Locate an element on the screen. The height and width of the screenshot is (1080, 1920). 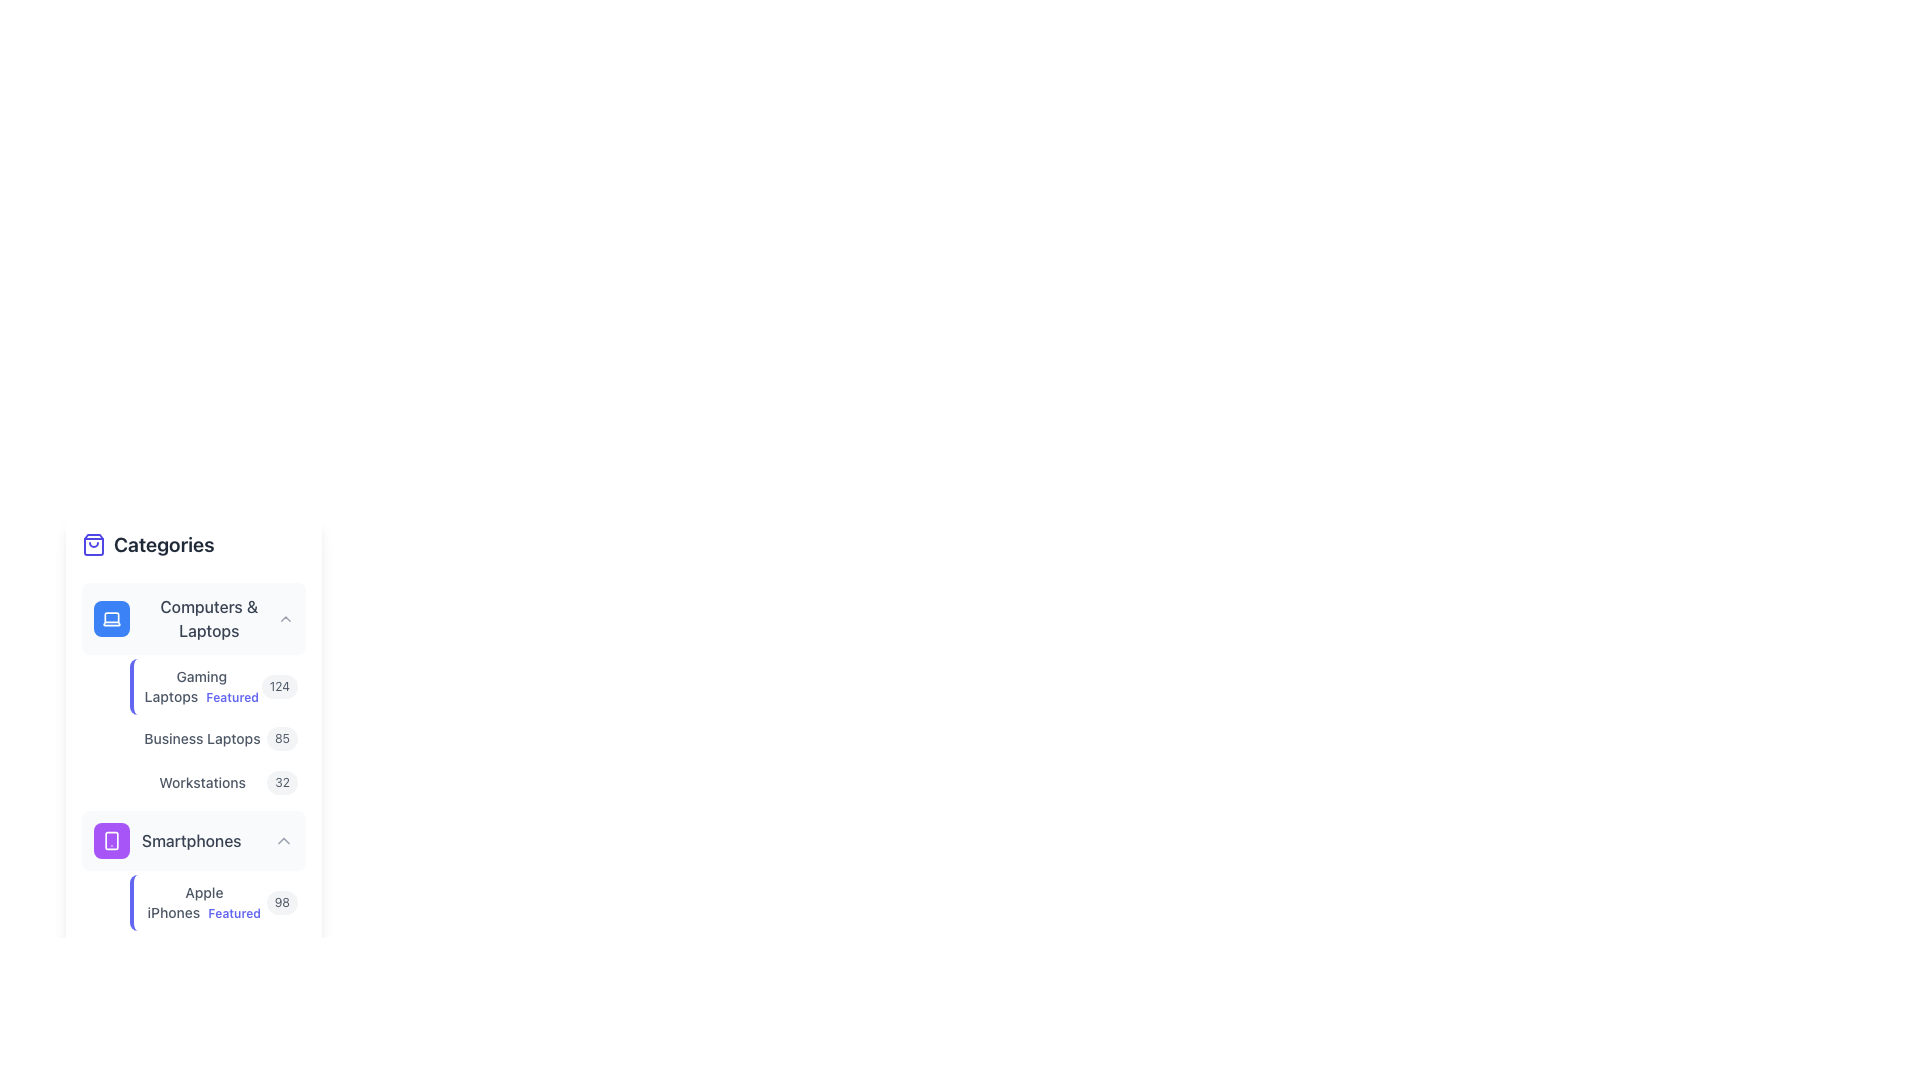
the badge component displaying the number '32', which is positioned to the right of the 'Workstations' label in the 'Categories' section is located at coordinates (281, 782).